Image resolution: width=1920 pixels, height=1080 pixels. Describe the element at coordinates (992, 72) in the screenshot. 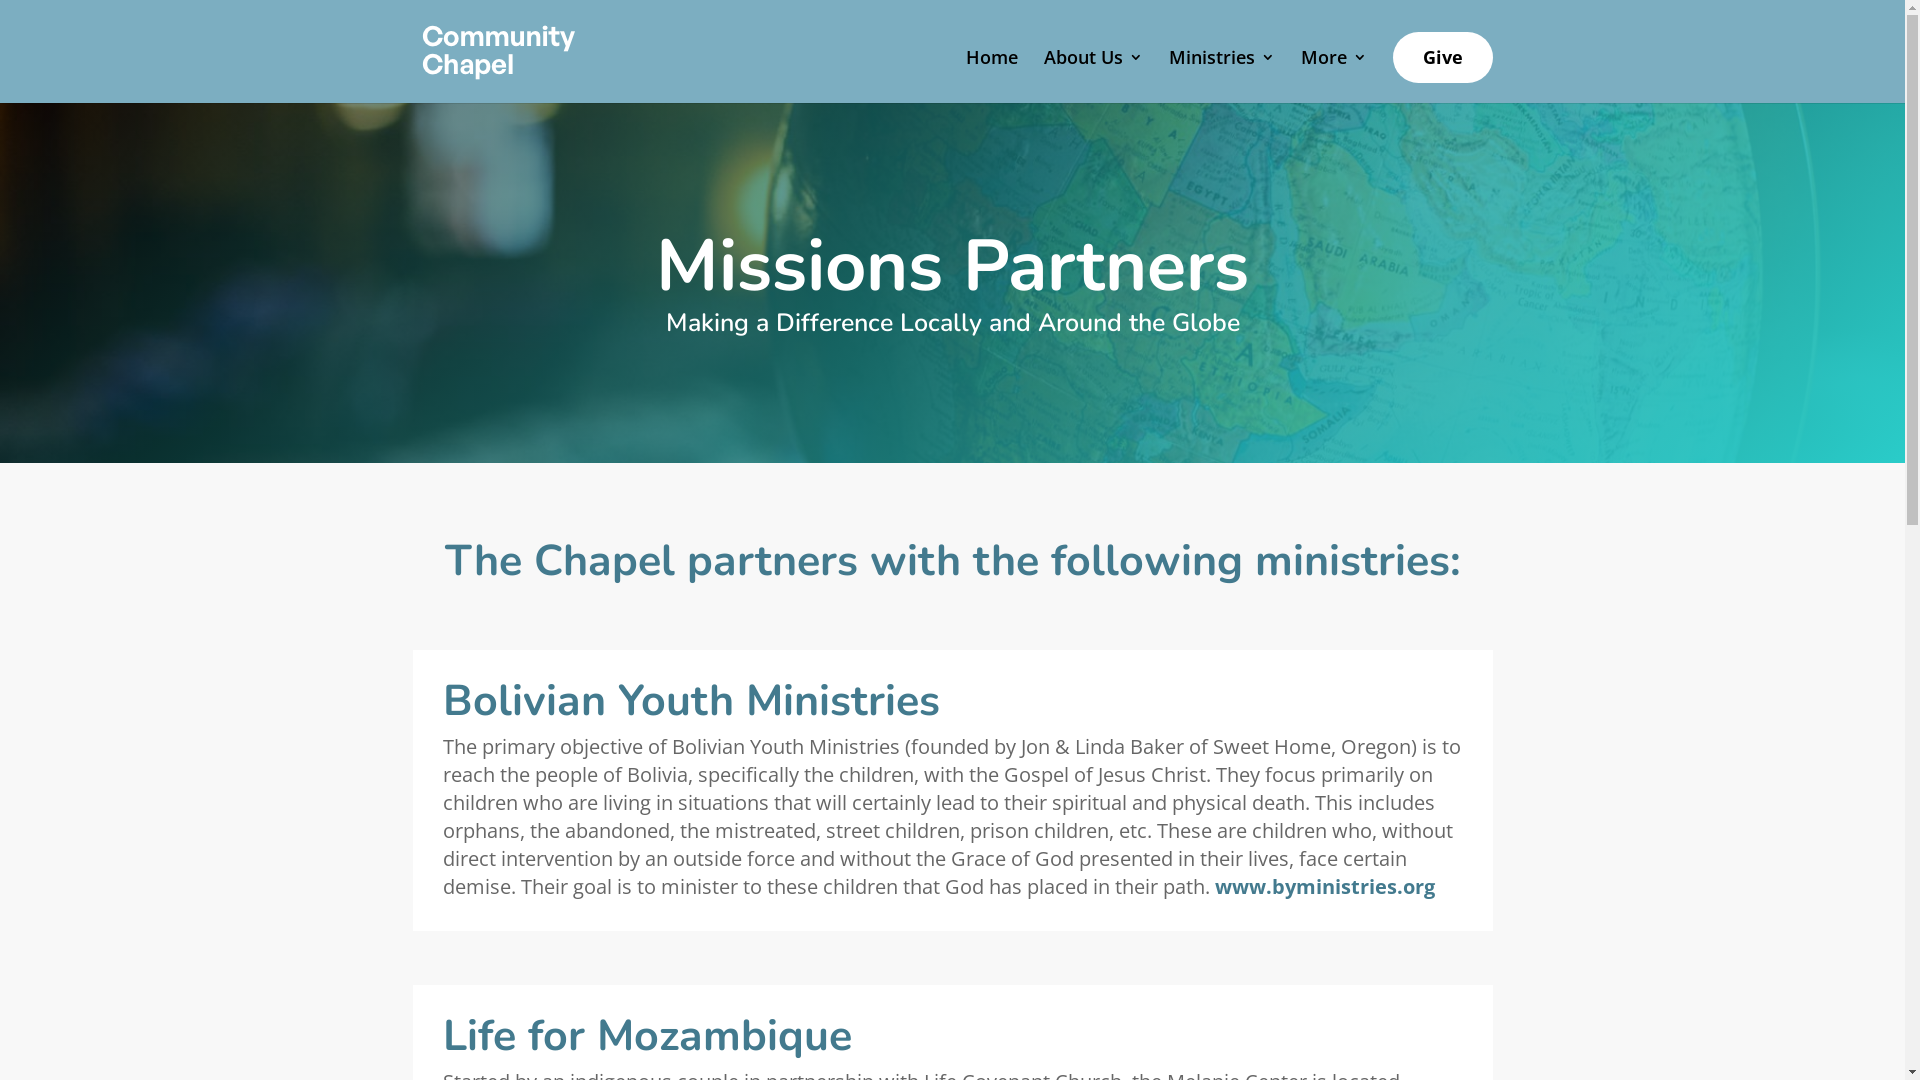

I see `'Home'` at that location.